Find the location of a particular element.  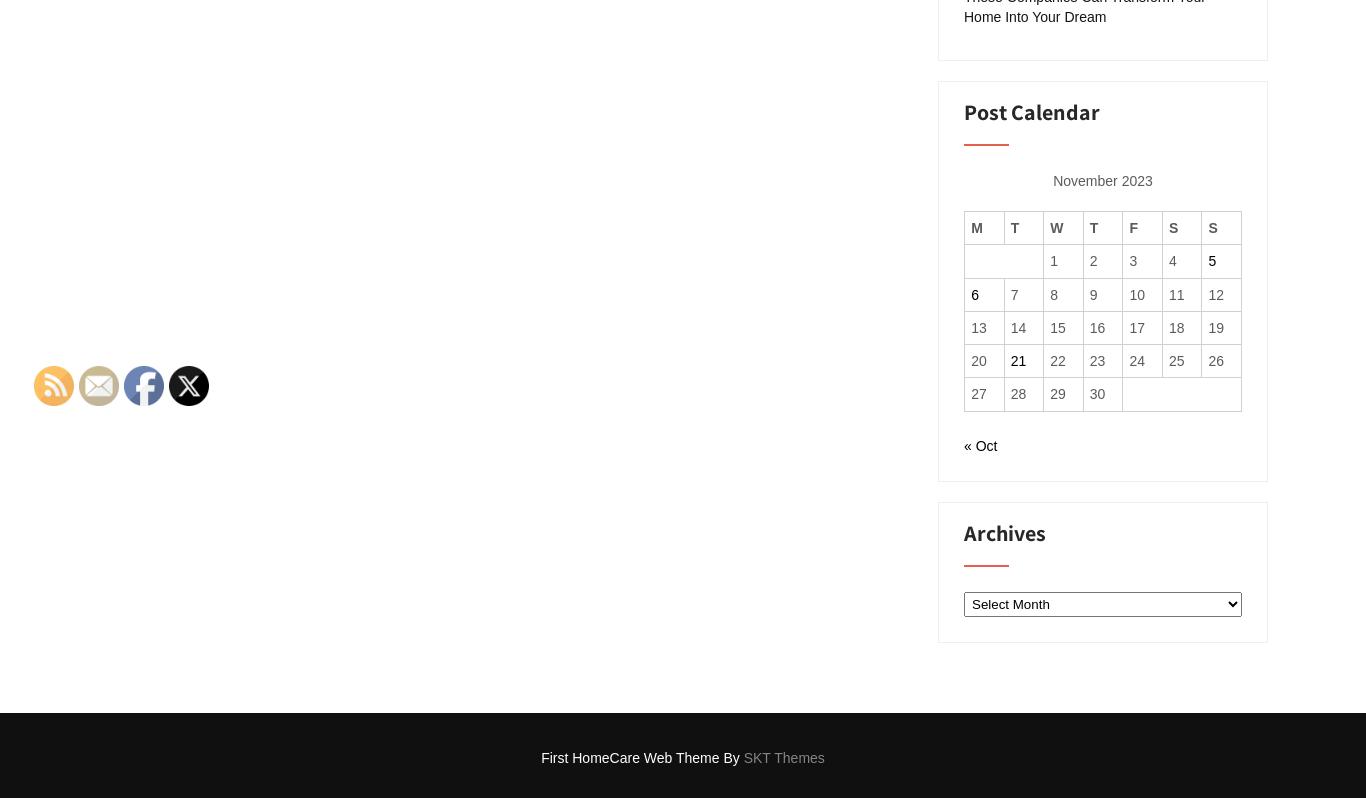

'« Oct' is located at coordinates (980, 446).